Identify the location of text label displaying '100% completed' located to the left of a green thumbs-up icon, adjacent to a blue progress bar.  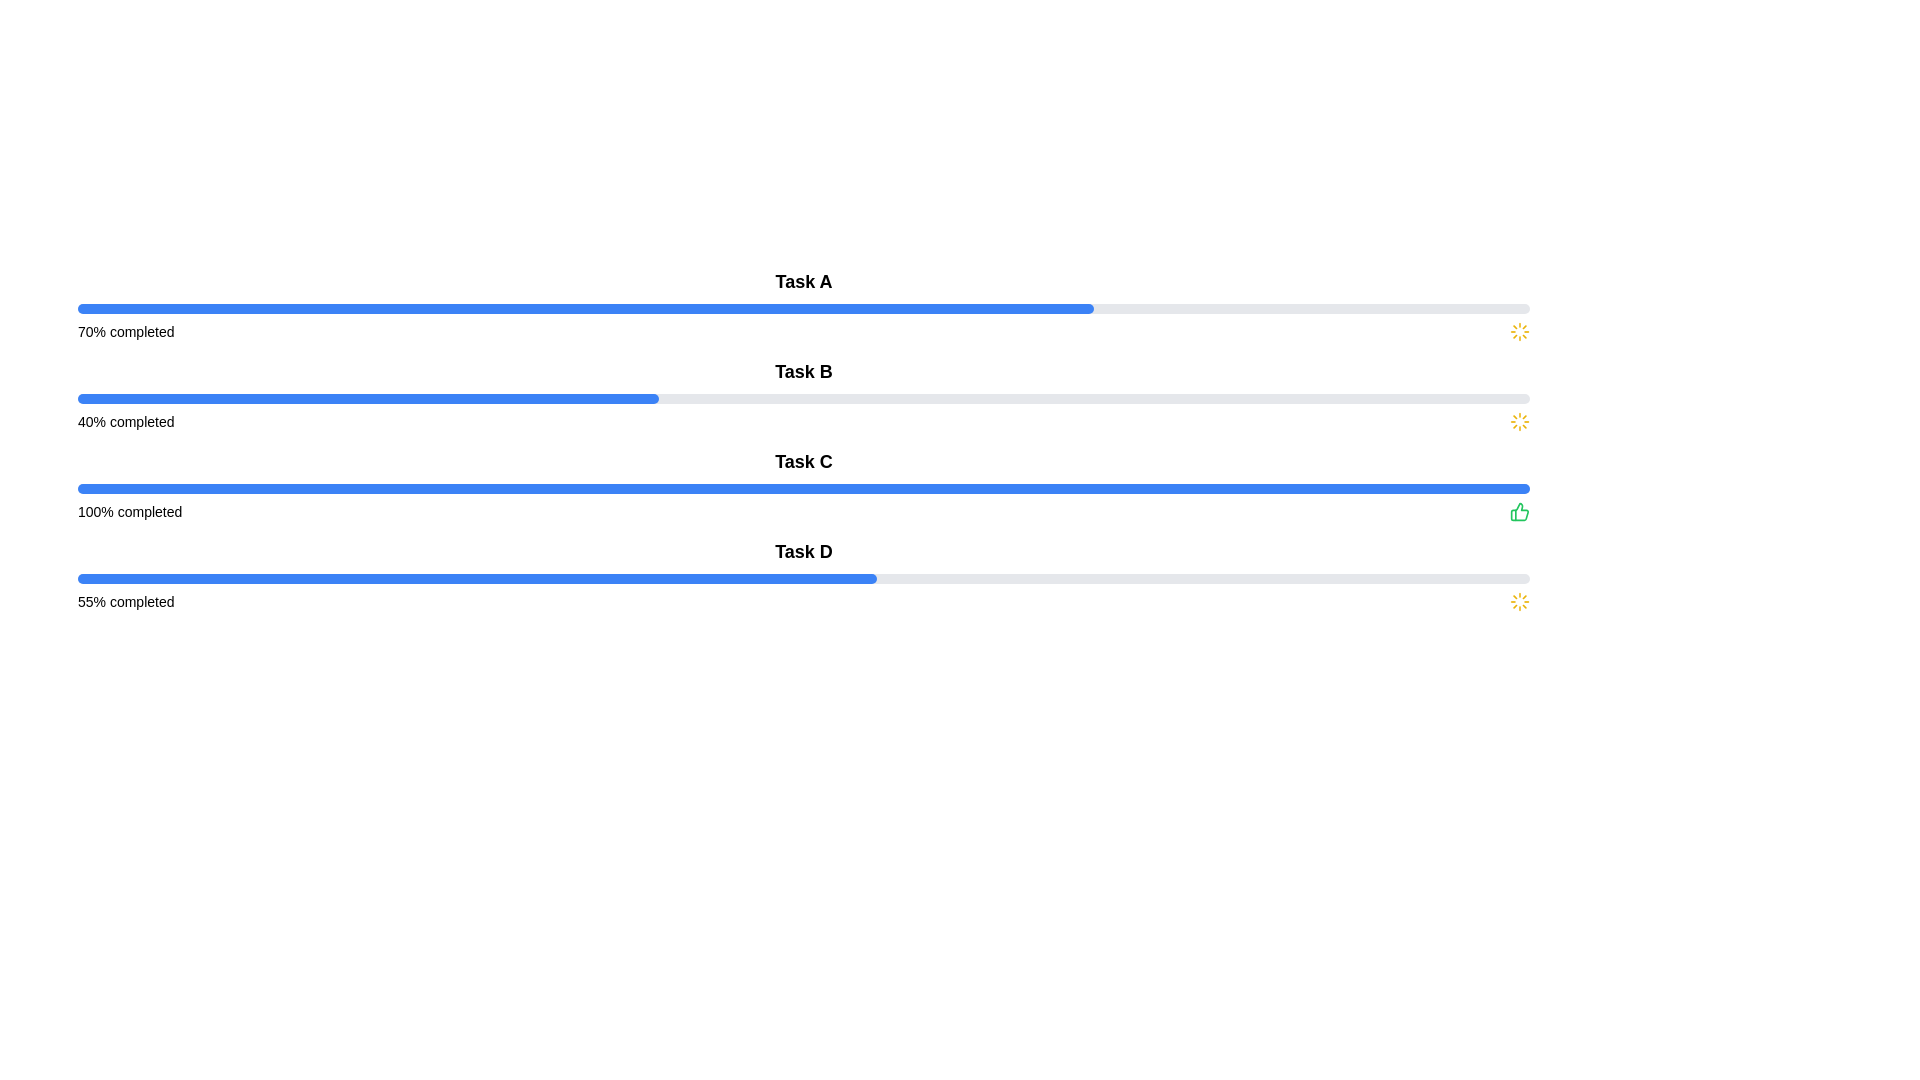
(129, 511).